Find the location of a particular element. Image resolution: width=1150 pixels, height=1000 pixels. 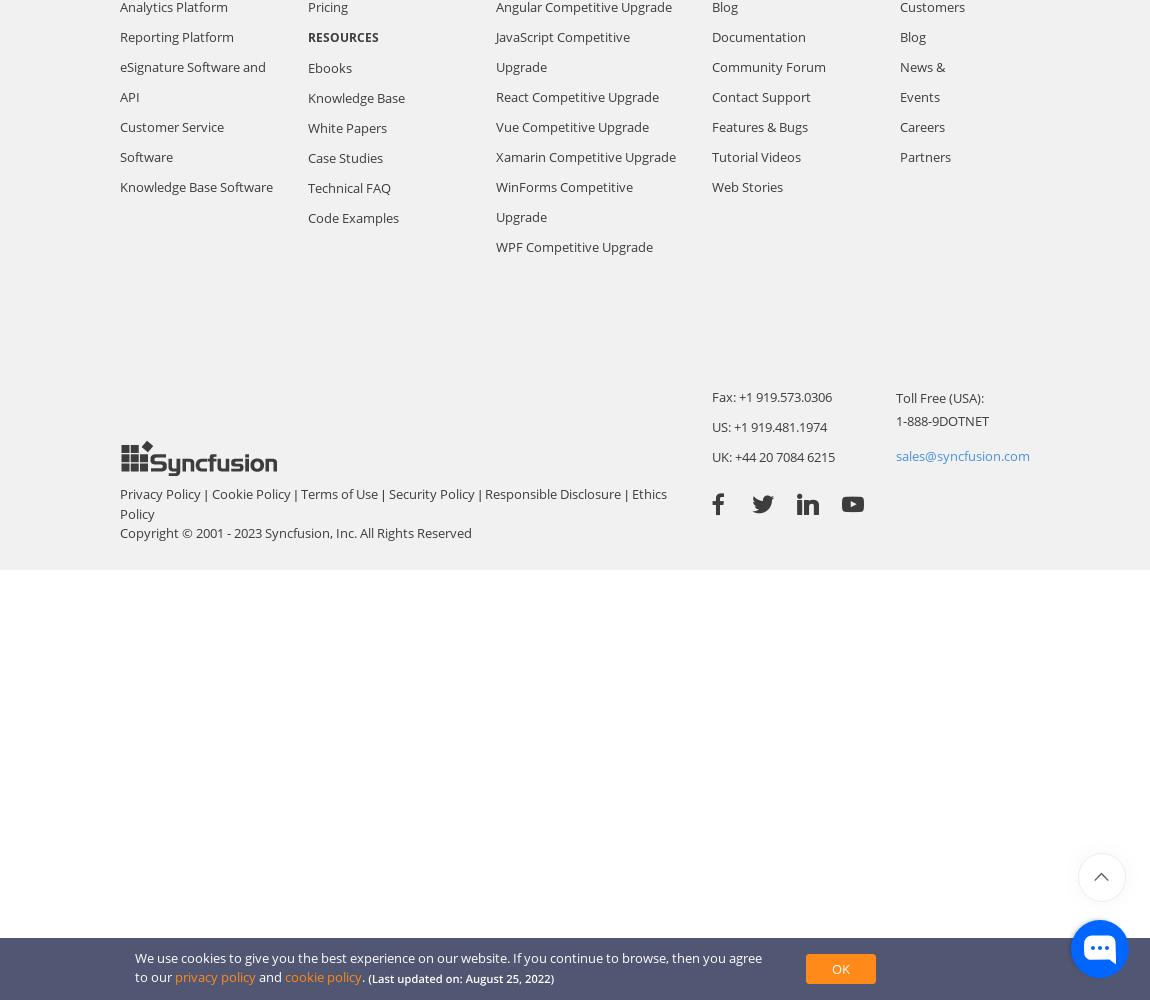

'White Papers' is located at coordinates (347, 127).